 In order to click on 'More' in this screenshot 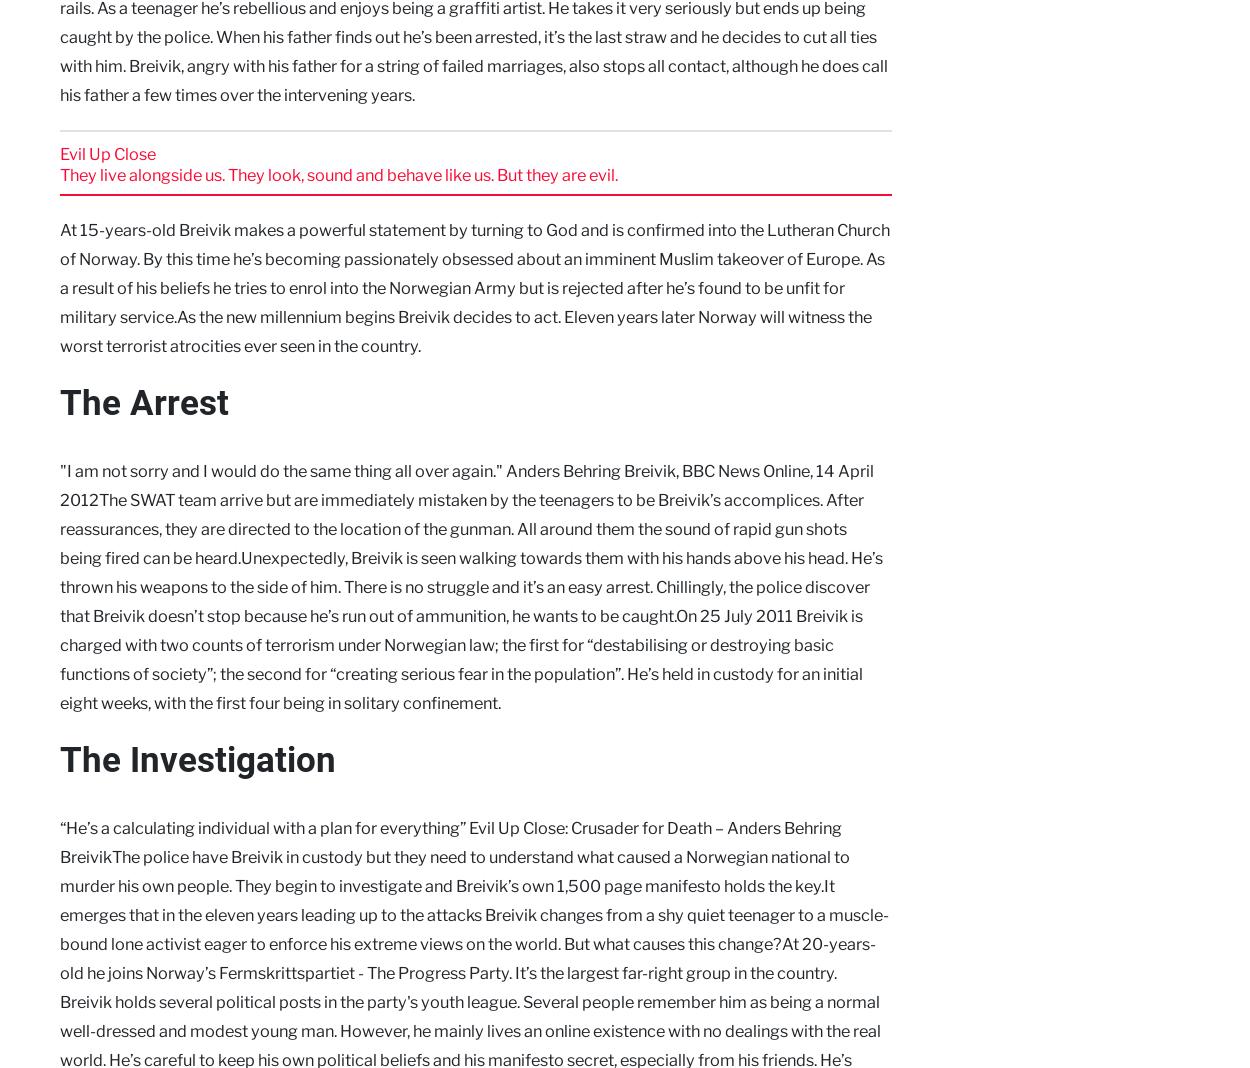, I will do `click(425, 549)`.